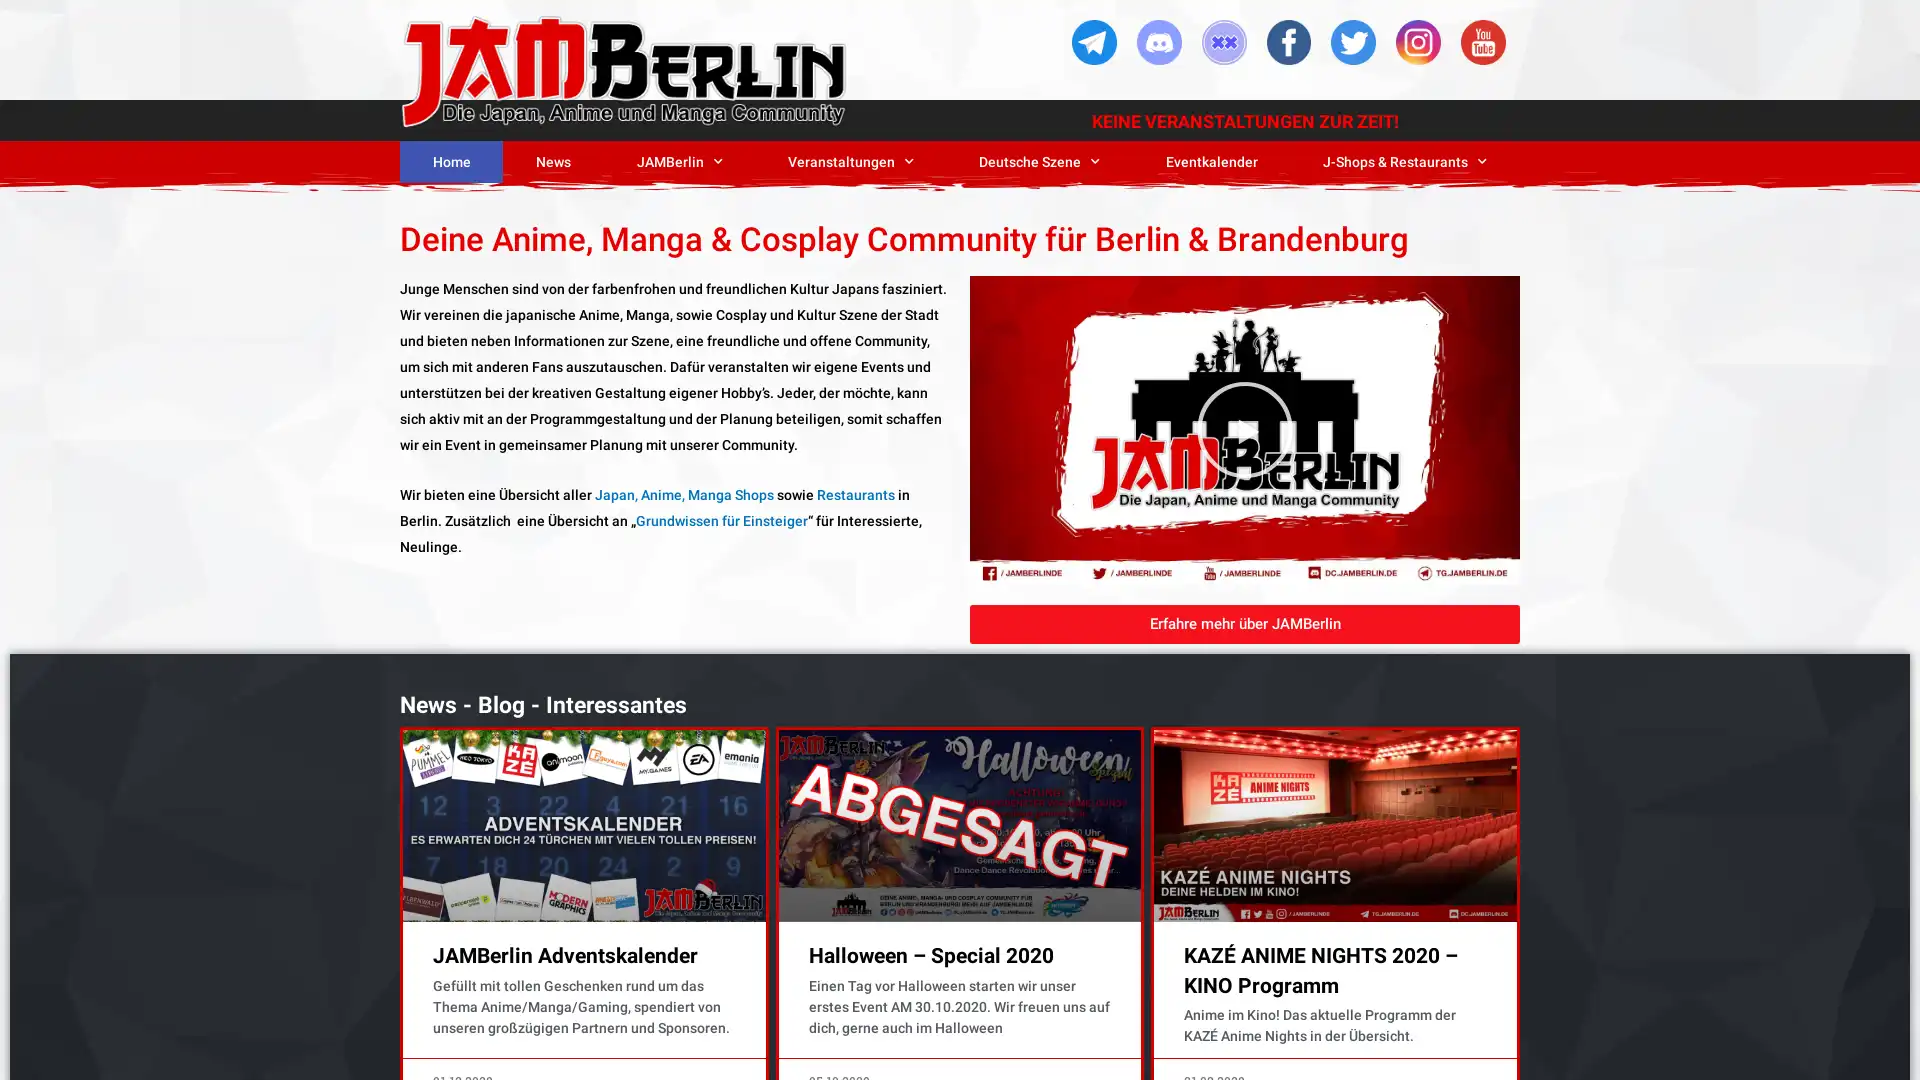  Describe the element at coordinates (993, 500) in the screenshot. I see `play` at that location.